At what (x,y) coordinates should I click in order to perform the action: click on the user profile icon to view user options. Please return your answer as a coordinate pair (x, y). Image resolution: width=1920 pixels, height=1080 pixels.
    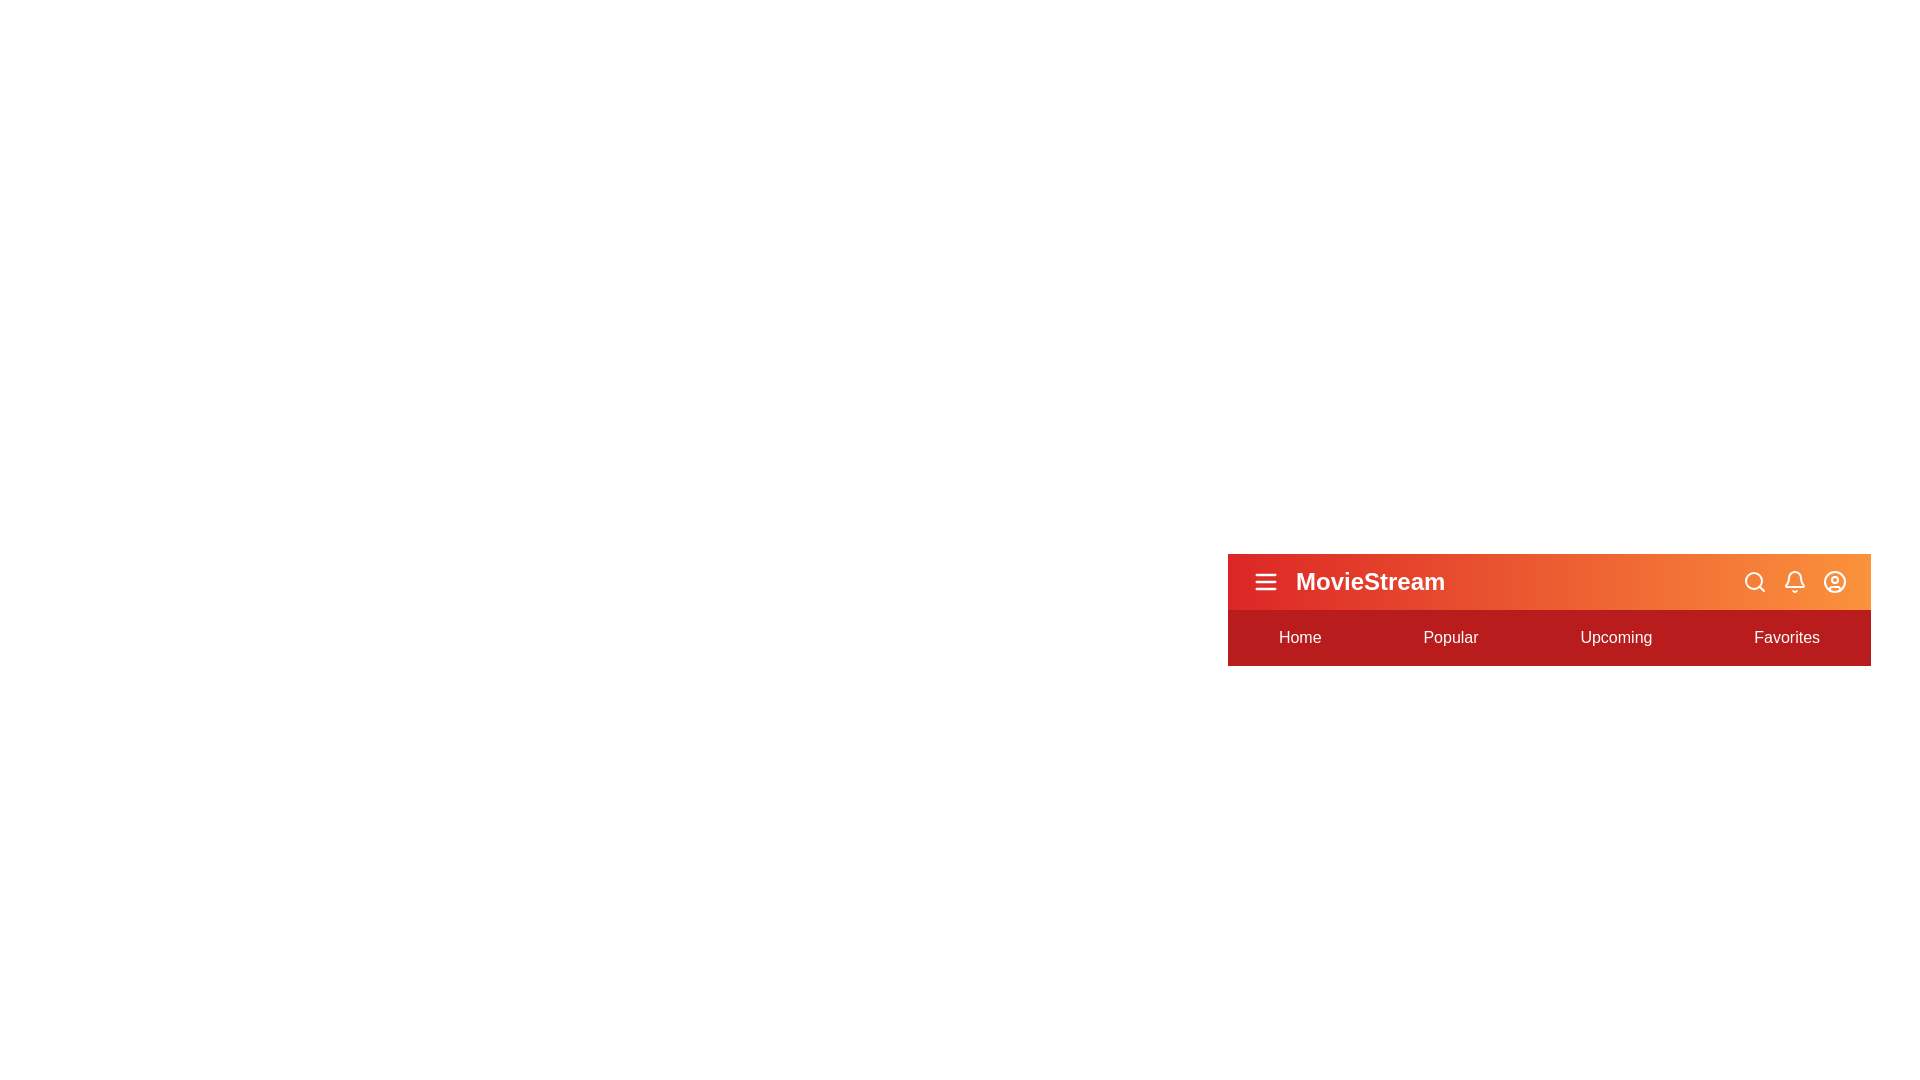
    Looking at the image, I should click on (1834, 582).